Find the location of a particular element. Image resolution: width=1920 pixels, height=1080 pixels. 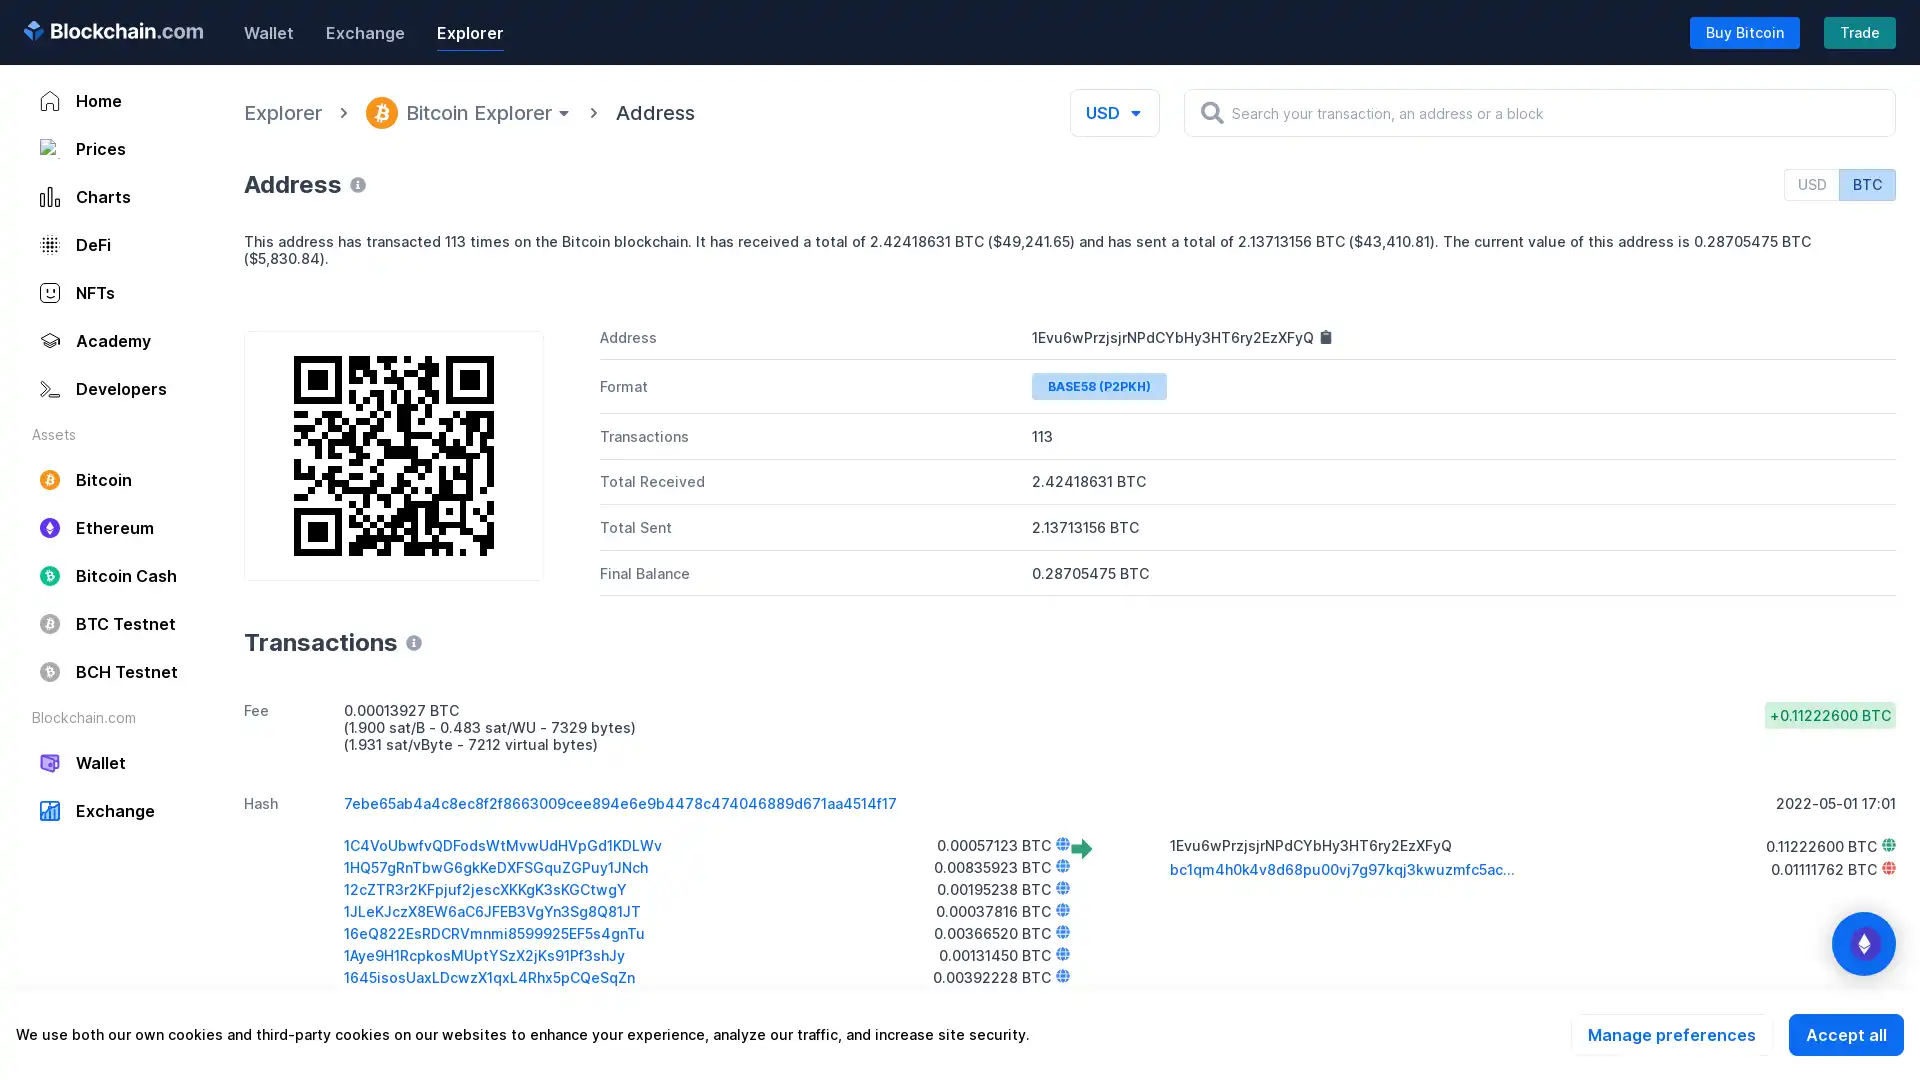

Buy Bitcoin is located at coordinates (1744, 31).